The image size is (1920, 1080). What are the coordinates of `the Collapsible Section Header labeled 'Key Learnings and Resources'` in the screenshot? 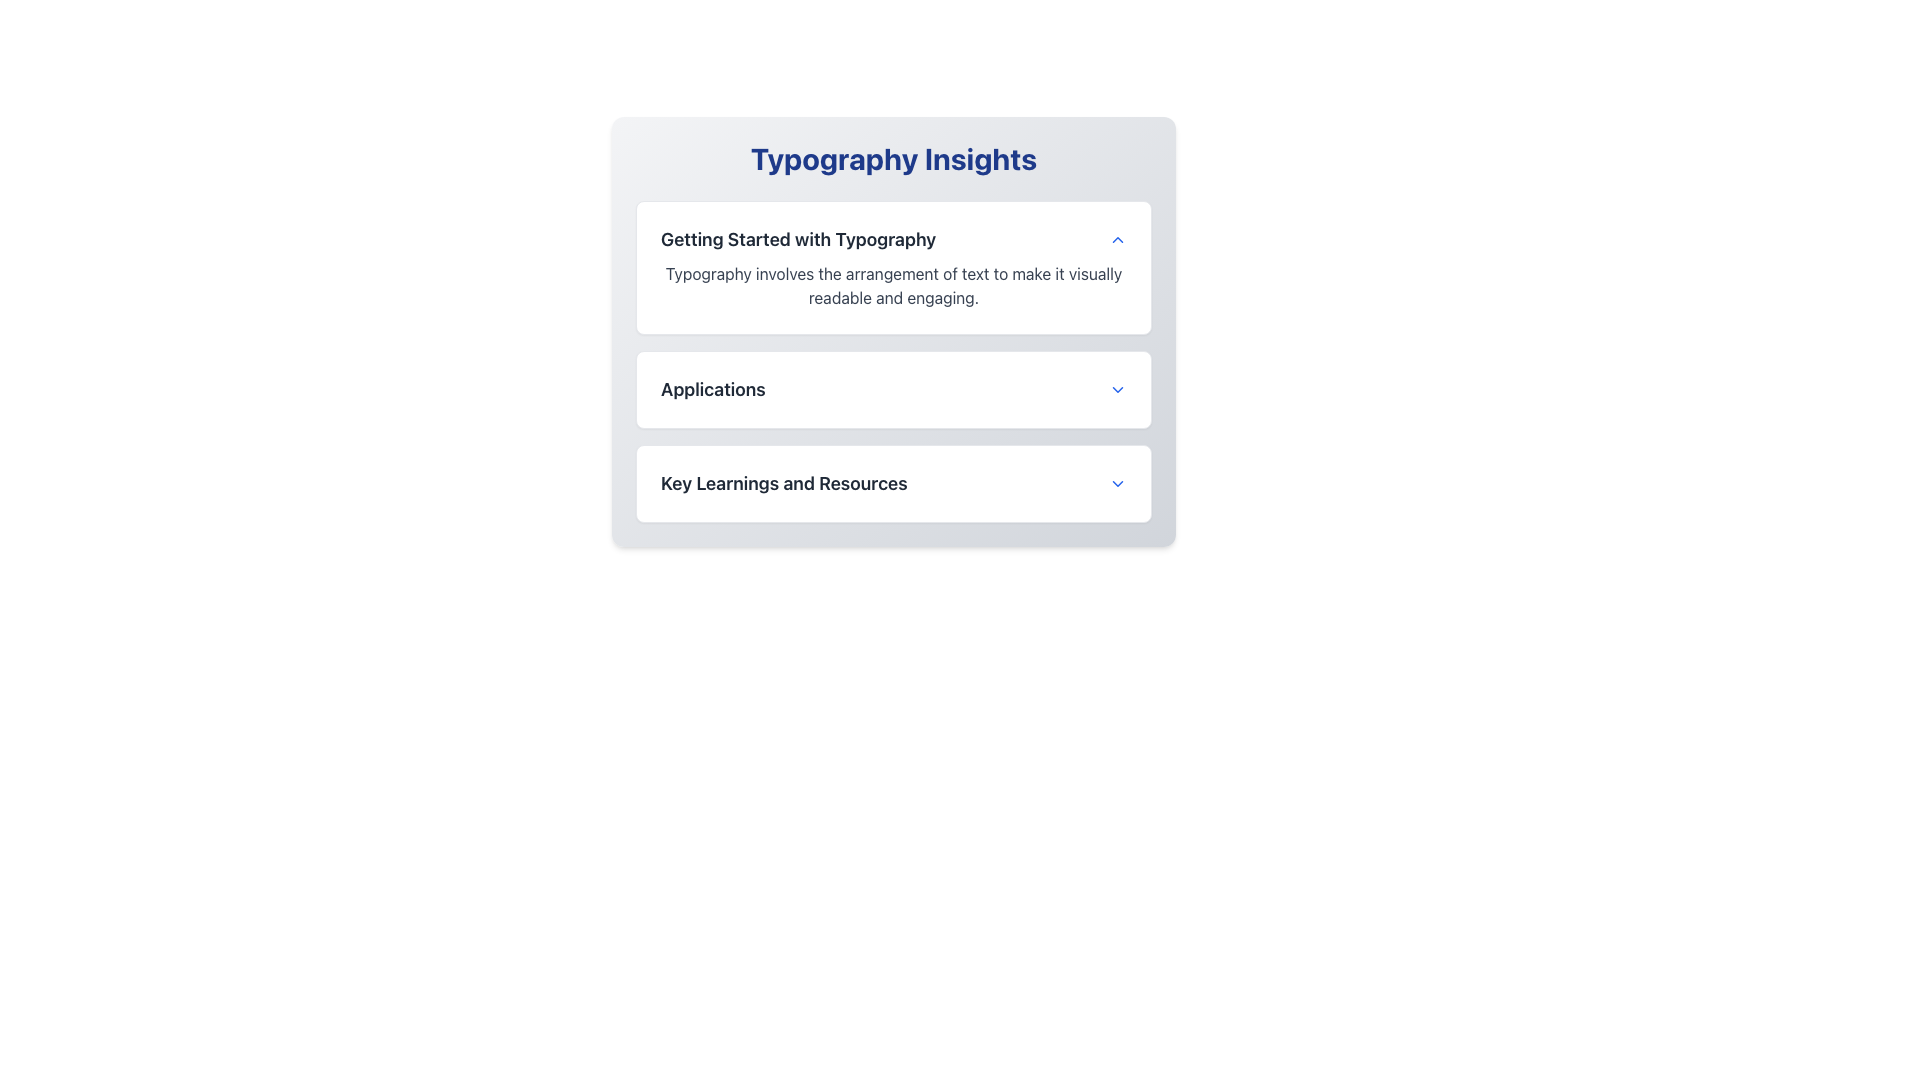 It's located at (892, 483).